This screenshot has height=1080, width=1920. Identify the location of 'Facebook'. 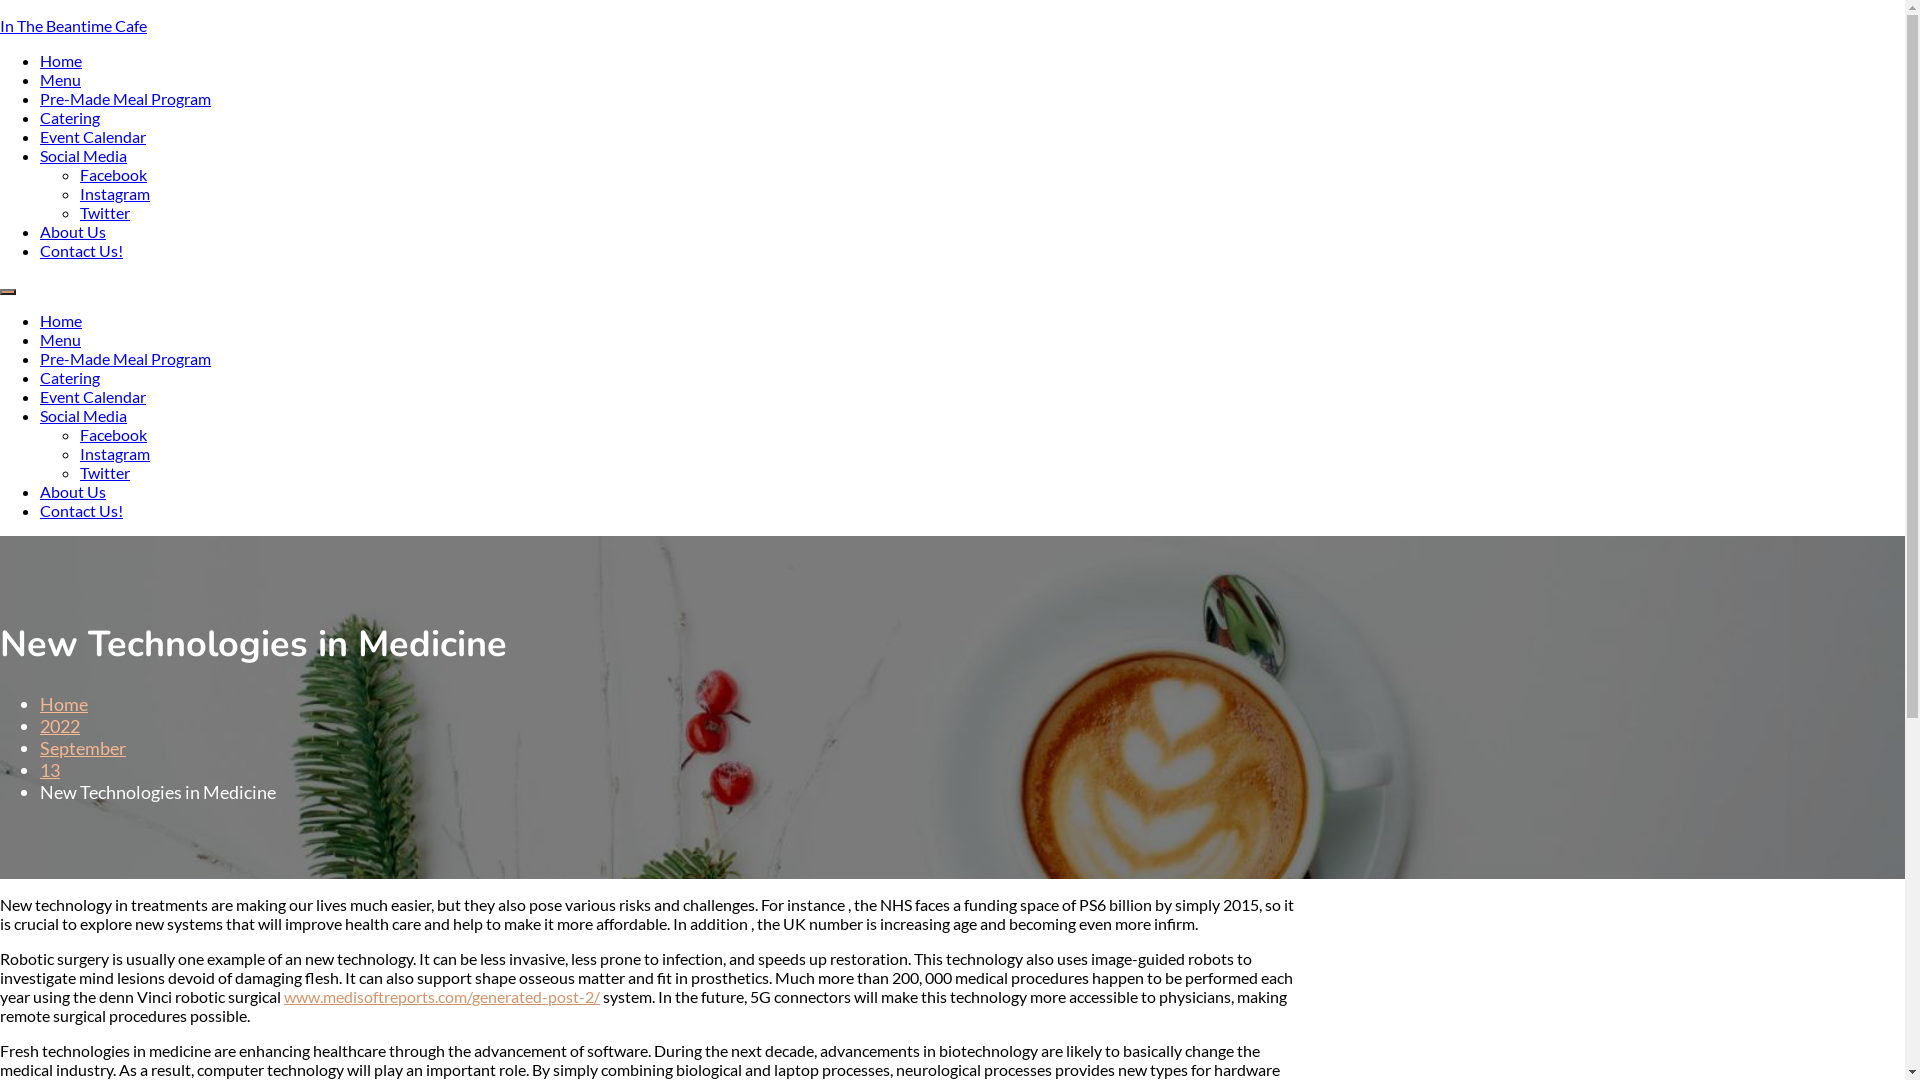
(112, 173).